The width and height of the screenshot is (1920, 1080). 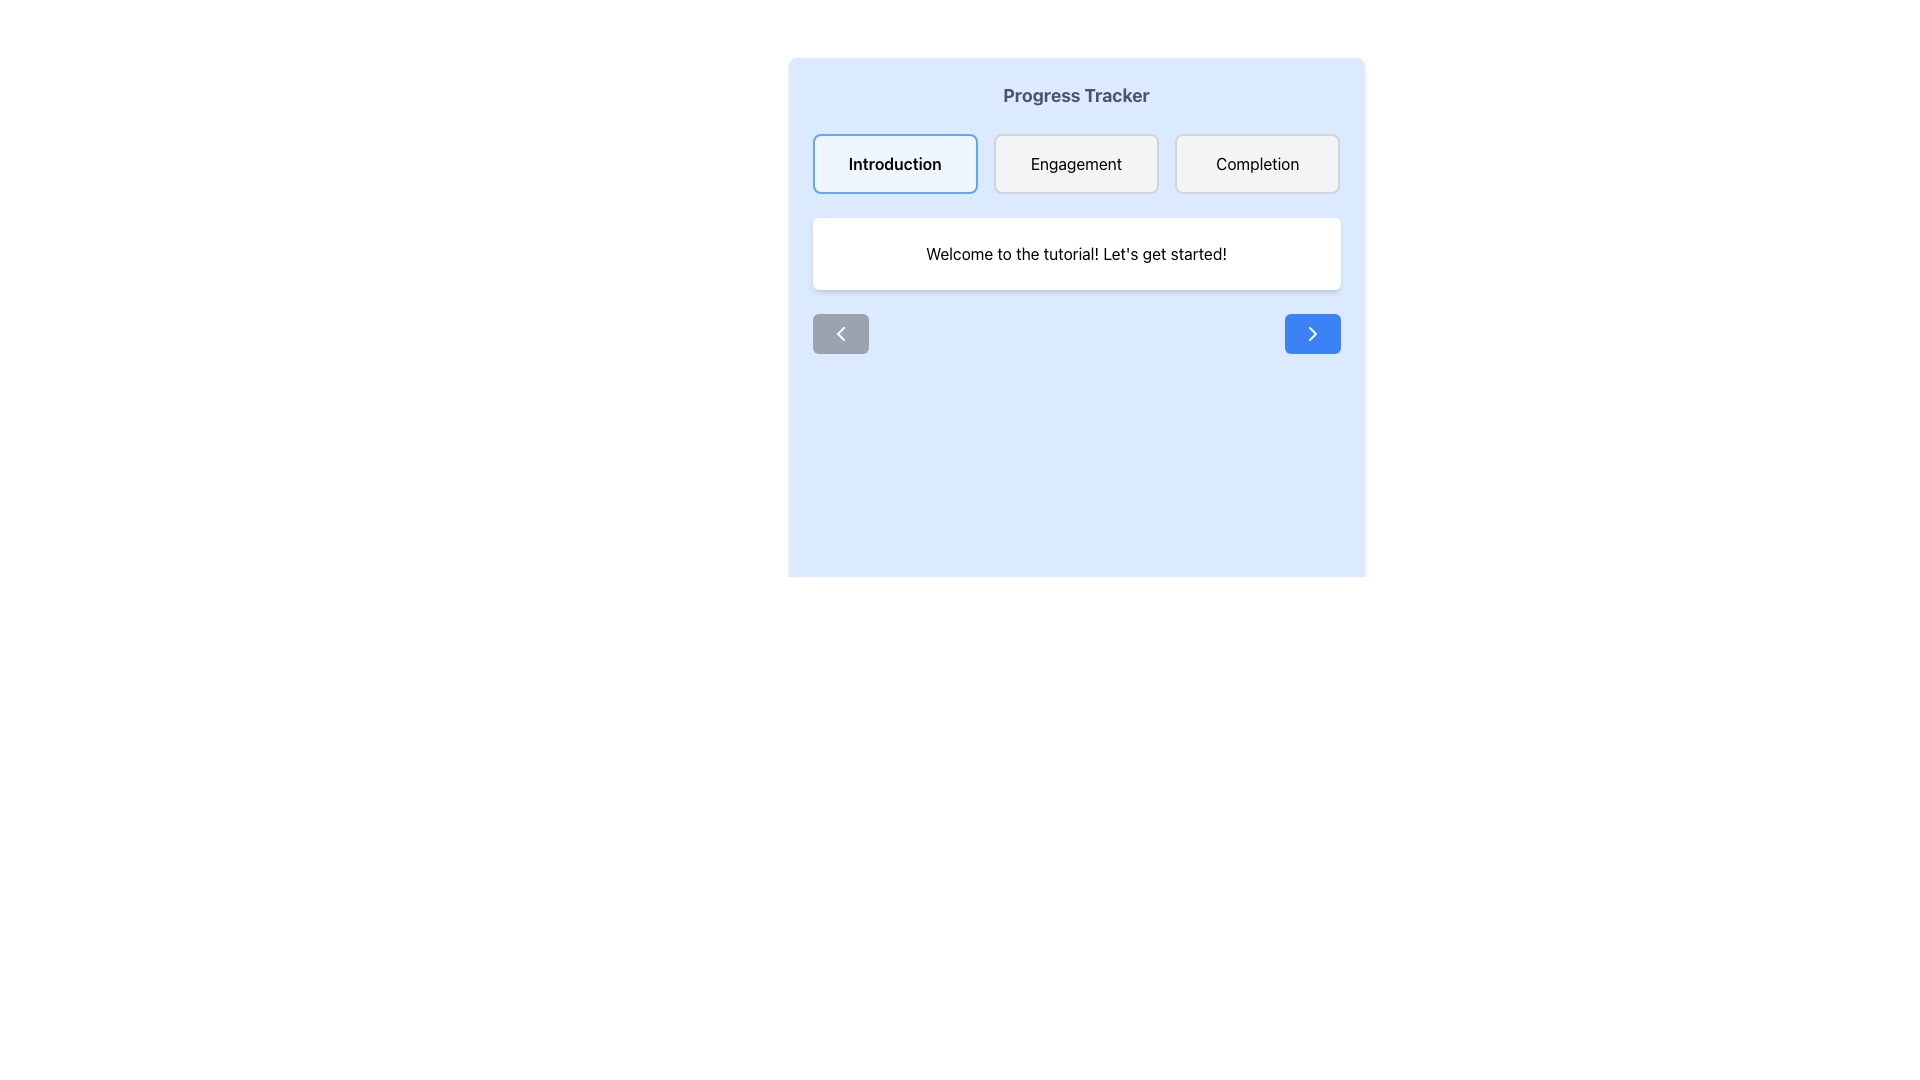 I want to click on the Informational panel that welcomes users to the tutorial, located centrally below the tabs labeled 'Introduction', 'Engagement', and 'Completion', so click(x=1075, y=253).